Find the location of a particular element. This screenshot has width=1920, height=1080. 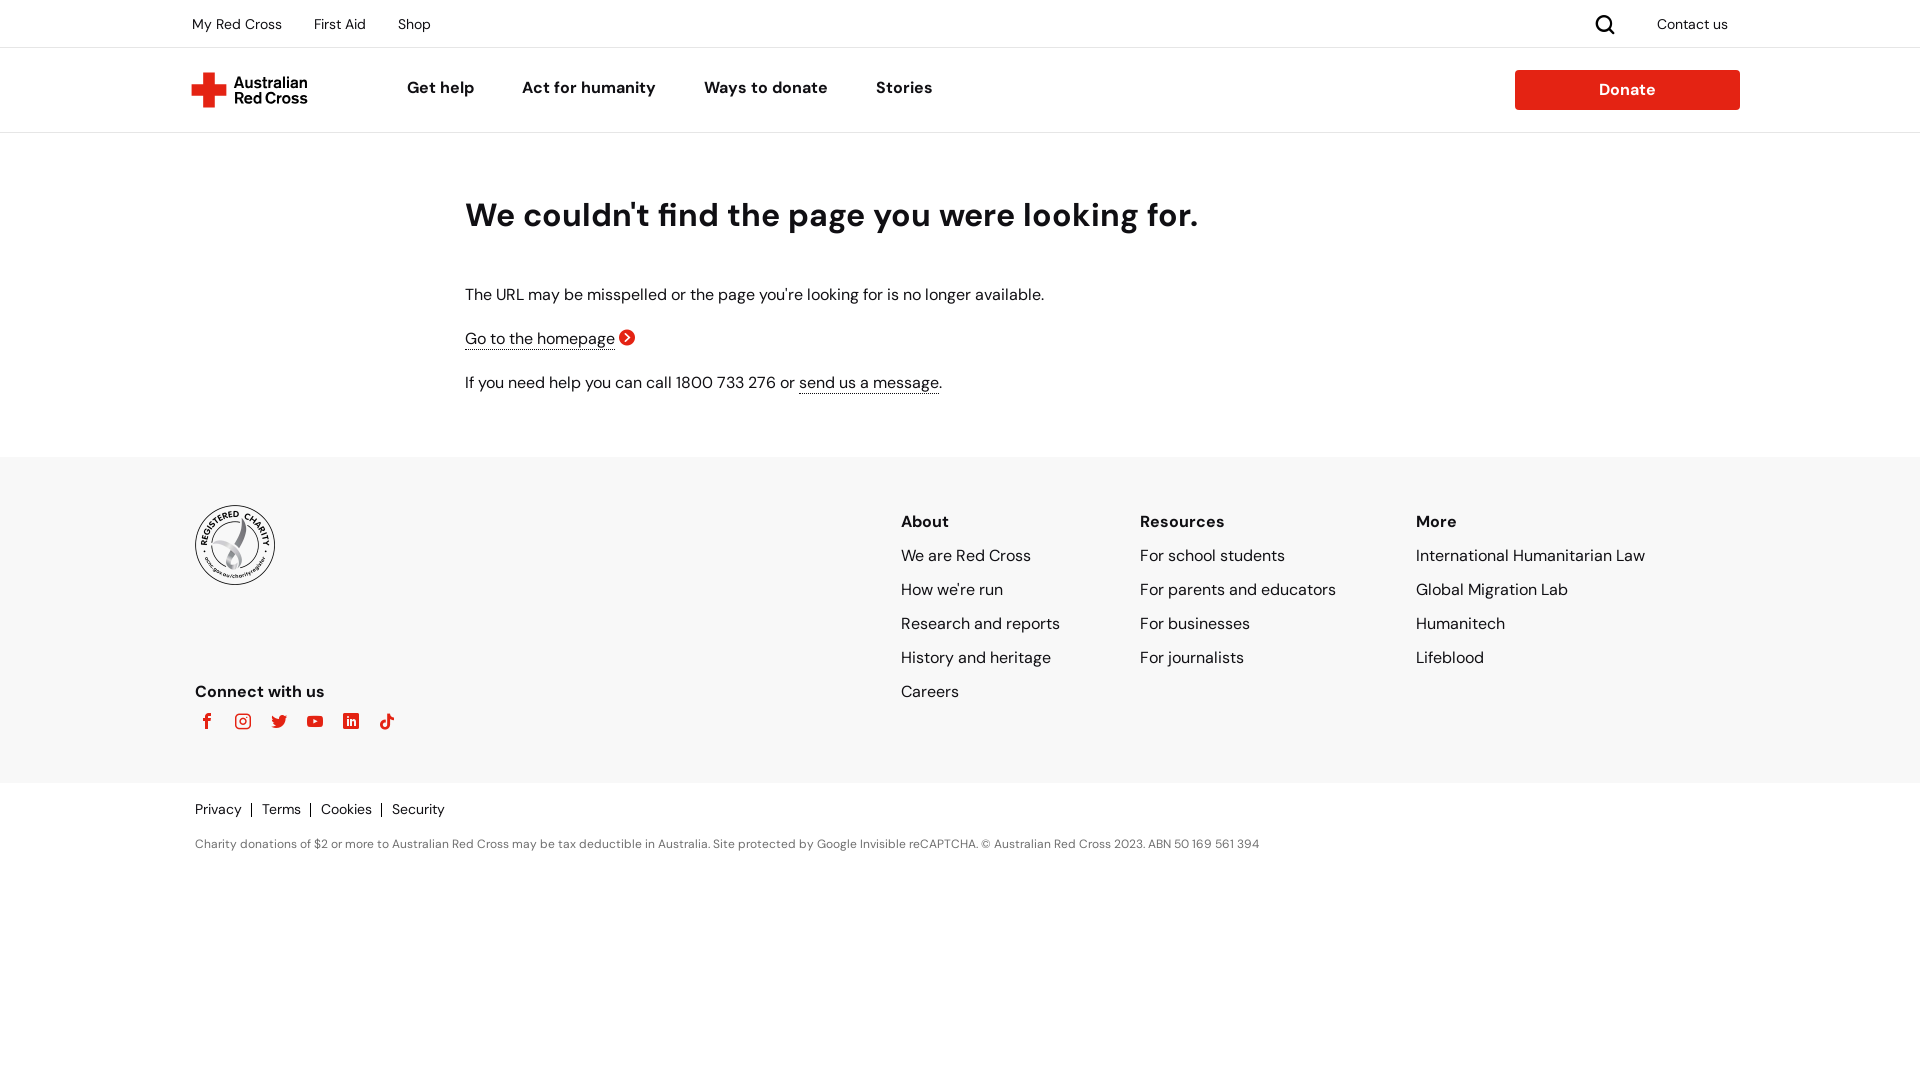

'Go to the homepage' is located at coordinates (539, 338).